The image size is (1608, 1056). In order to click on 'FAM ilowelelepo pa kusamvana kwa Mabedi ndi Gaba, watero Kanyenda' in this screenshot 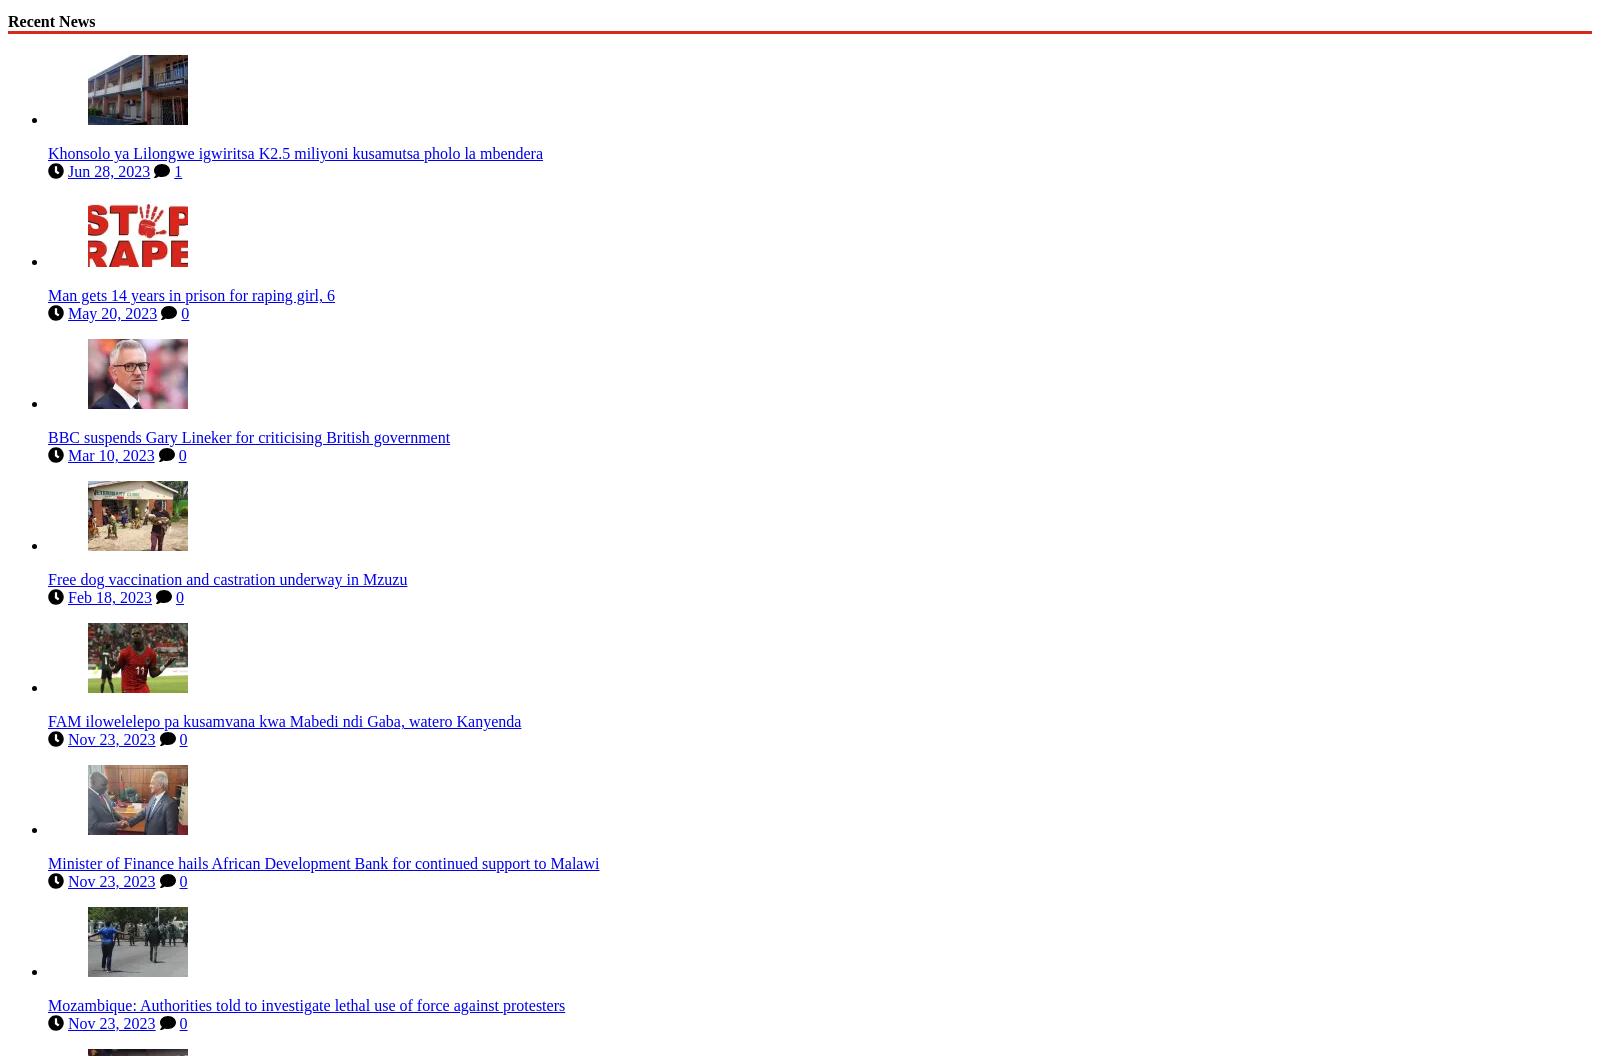, I will do `click(283, 717)`.